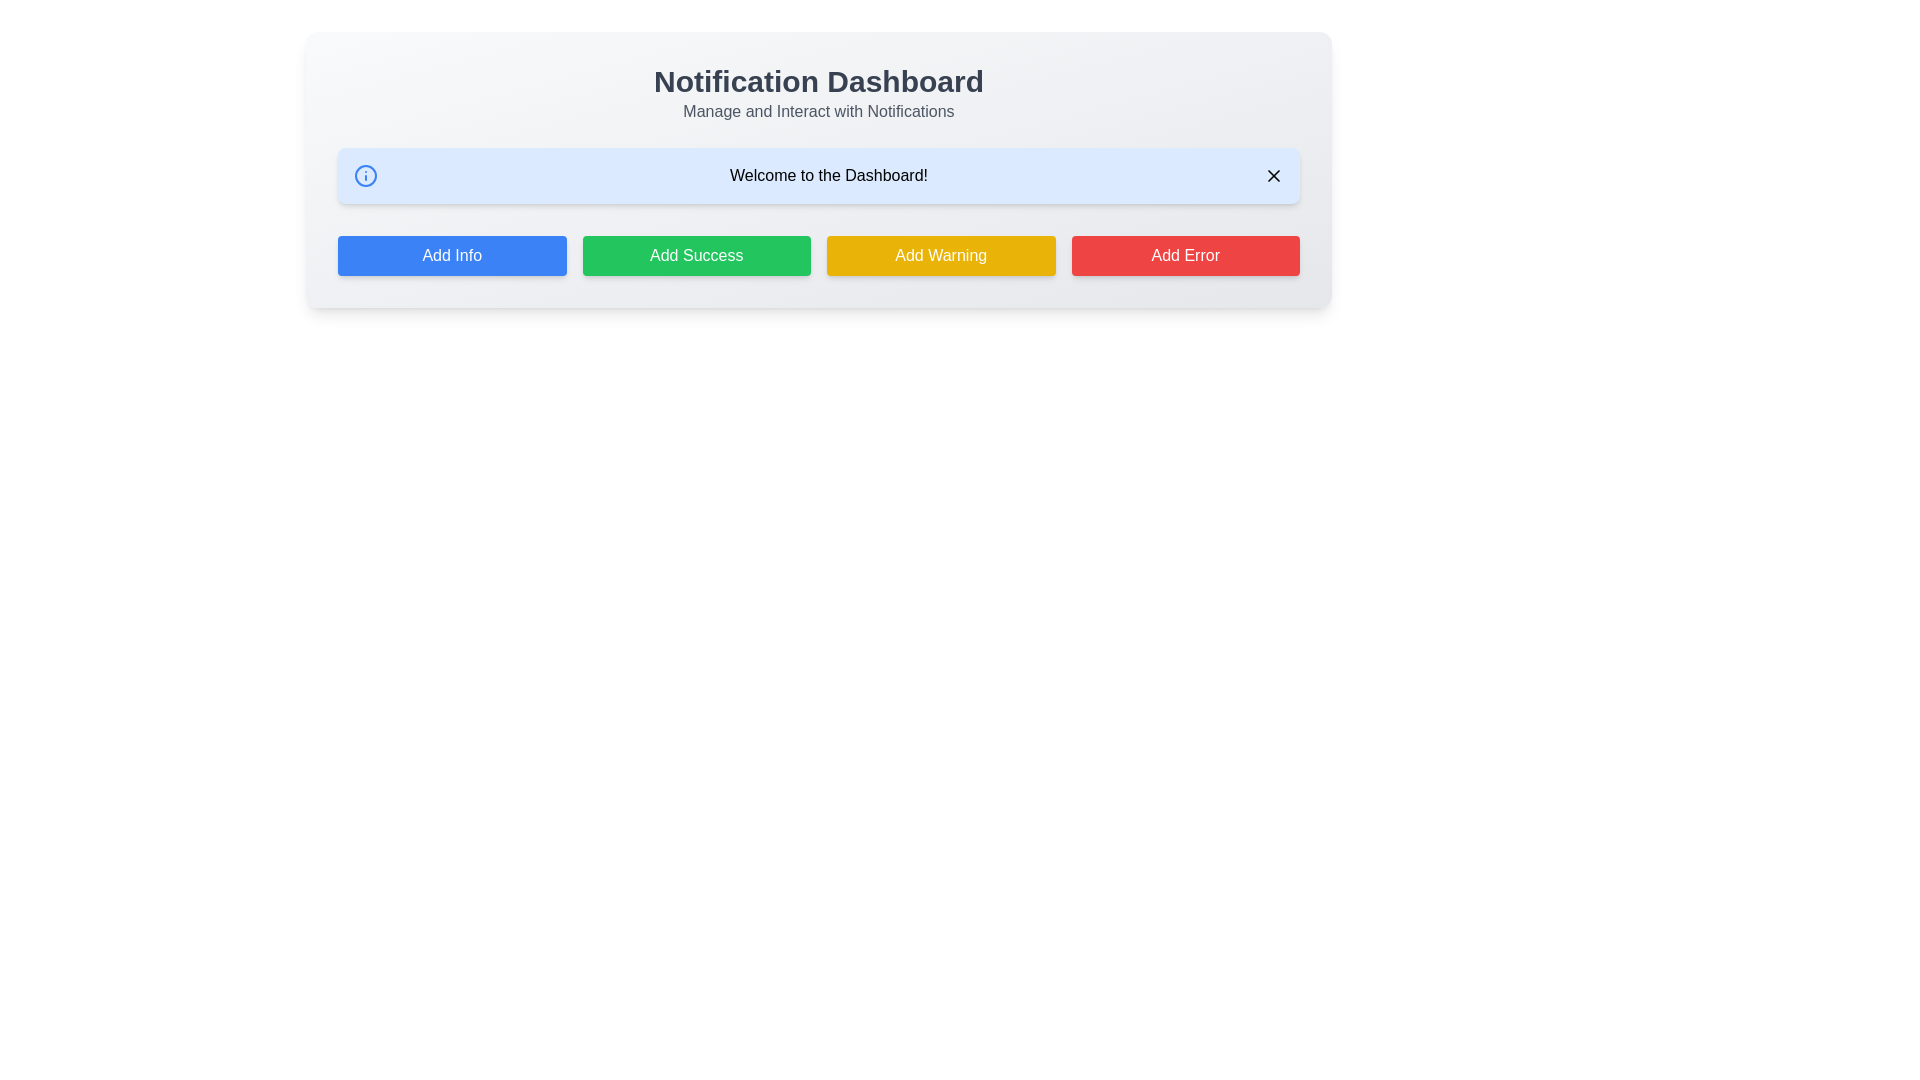 The height and width of the screenshot is (1080, 1920). I want to click on the first button in the horizontal row located at the bottom section of the 'Notification Dashboard' panel, so click(451, 254).